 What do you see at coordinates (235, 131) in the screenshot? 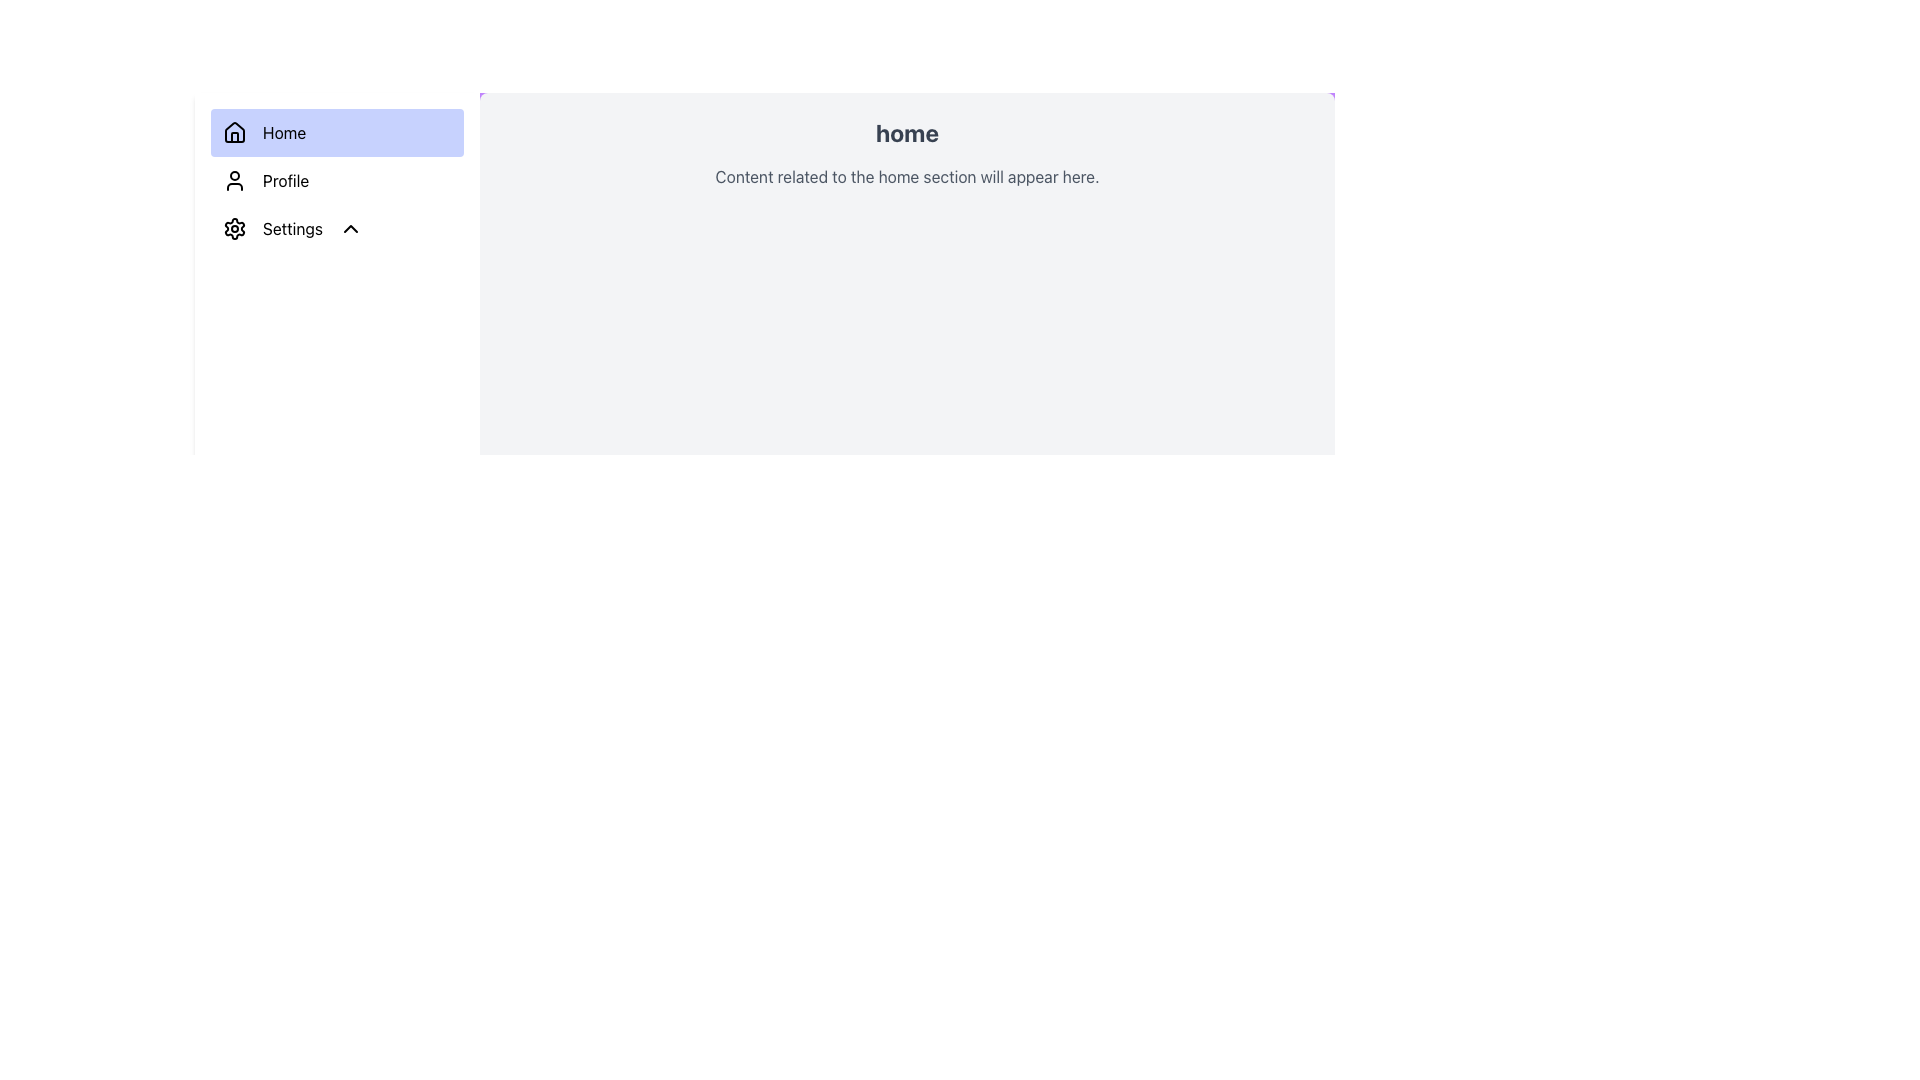
I see `the decorative 'Home' icon in the navigation menu, which is located at the top of the left navigation bar alongside other graphical icons` at bounding box center [235, 131].